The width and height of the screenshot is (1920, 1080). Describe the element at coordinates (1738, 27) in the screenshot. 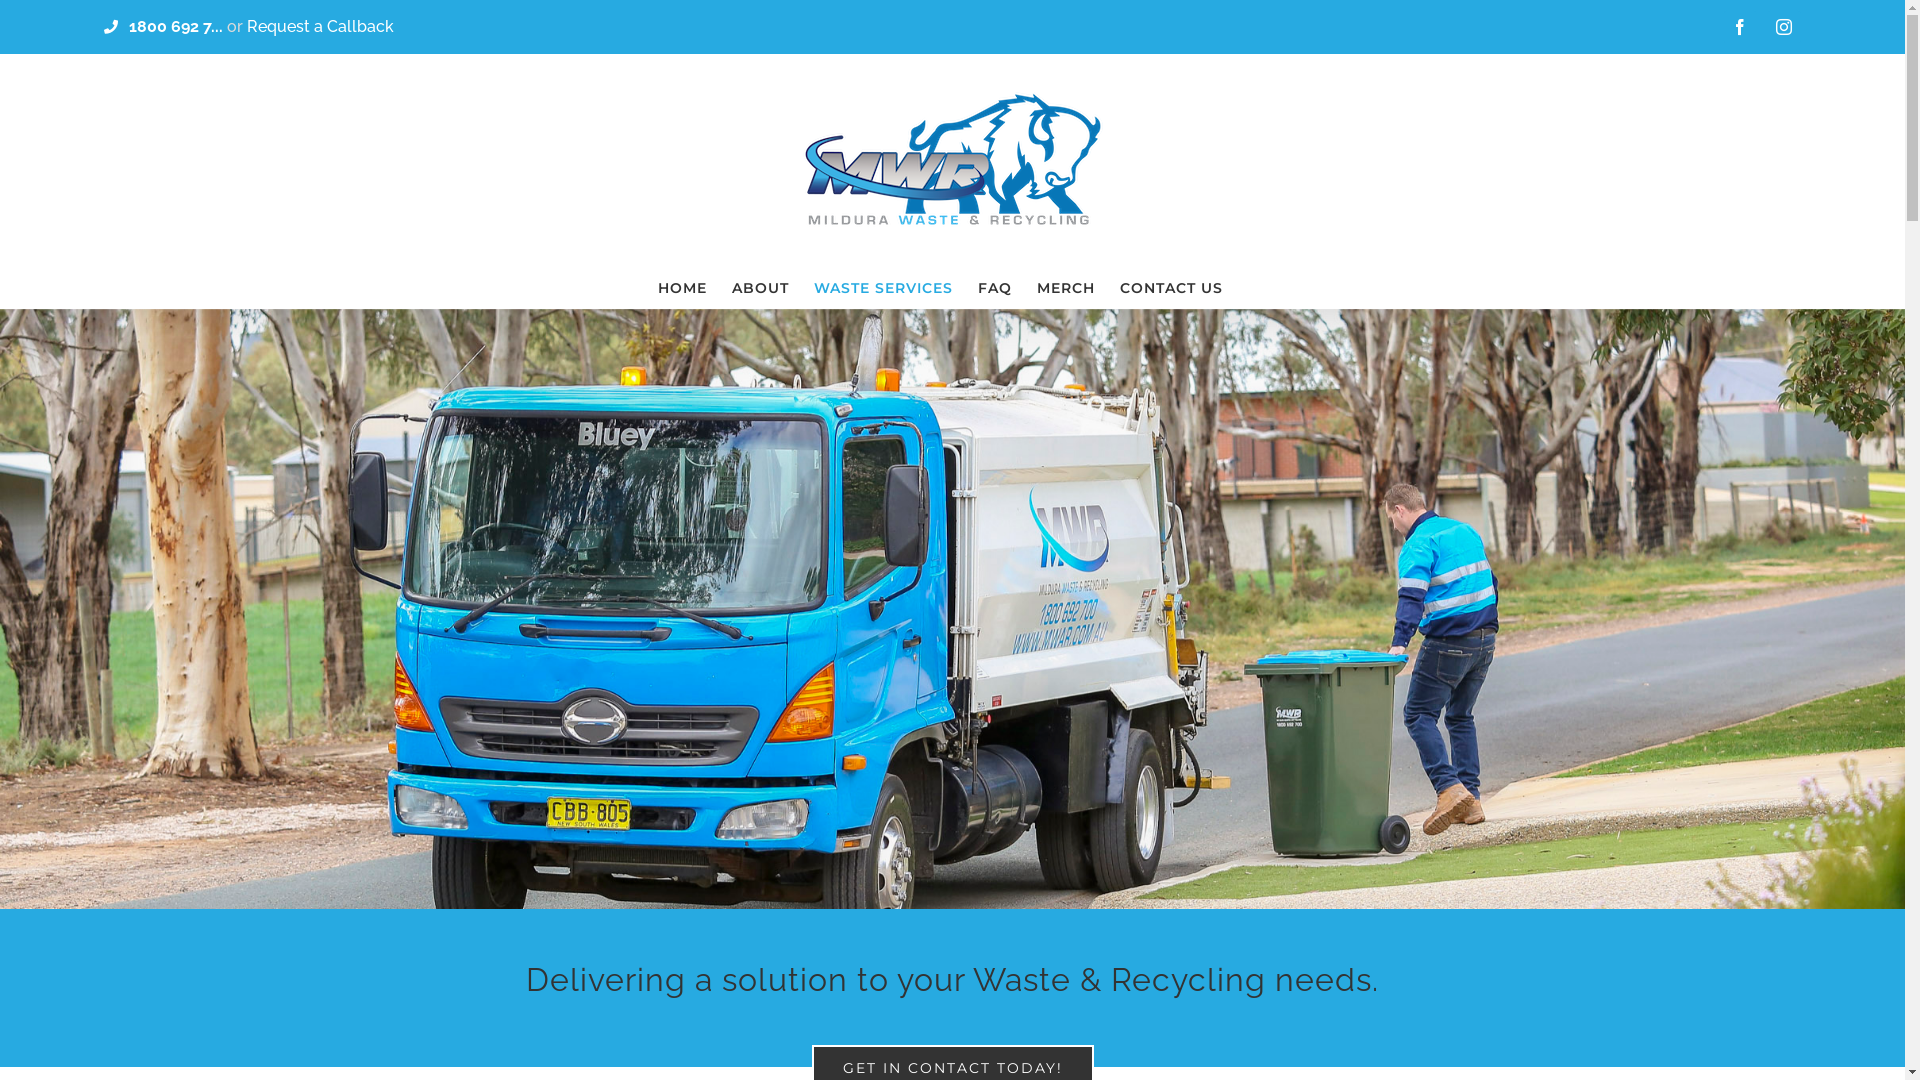

I see `'Facebook'` at that location.